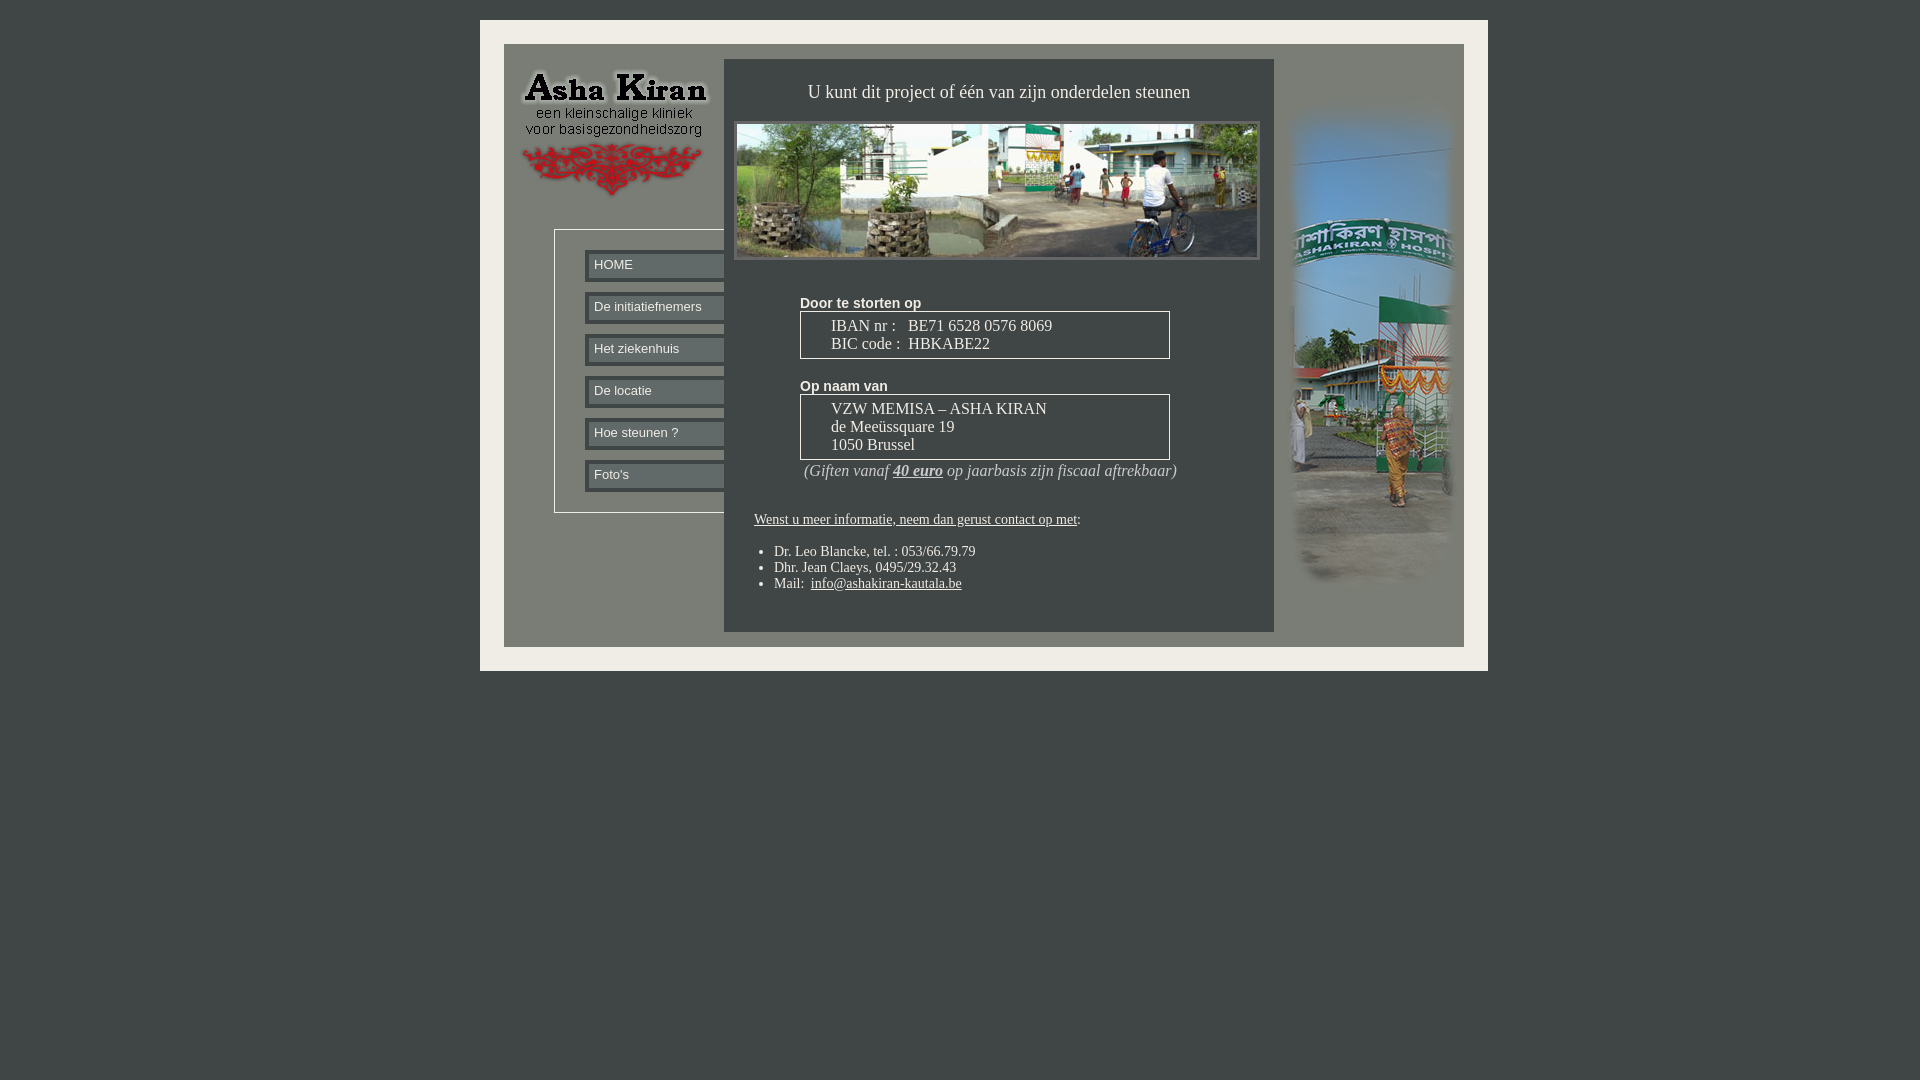 The width and height of the screenshot is (1920, 1080). Describe the element at coordinates (670, 477) in the screenshot. I see `'Foto's'` at that location.